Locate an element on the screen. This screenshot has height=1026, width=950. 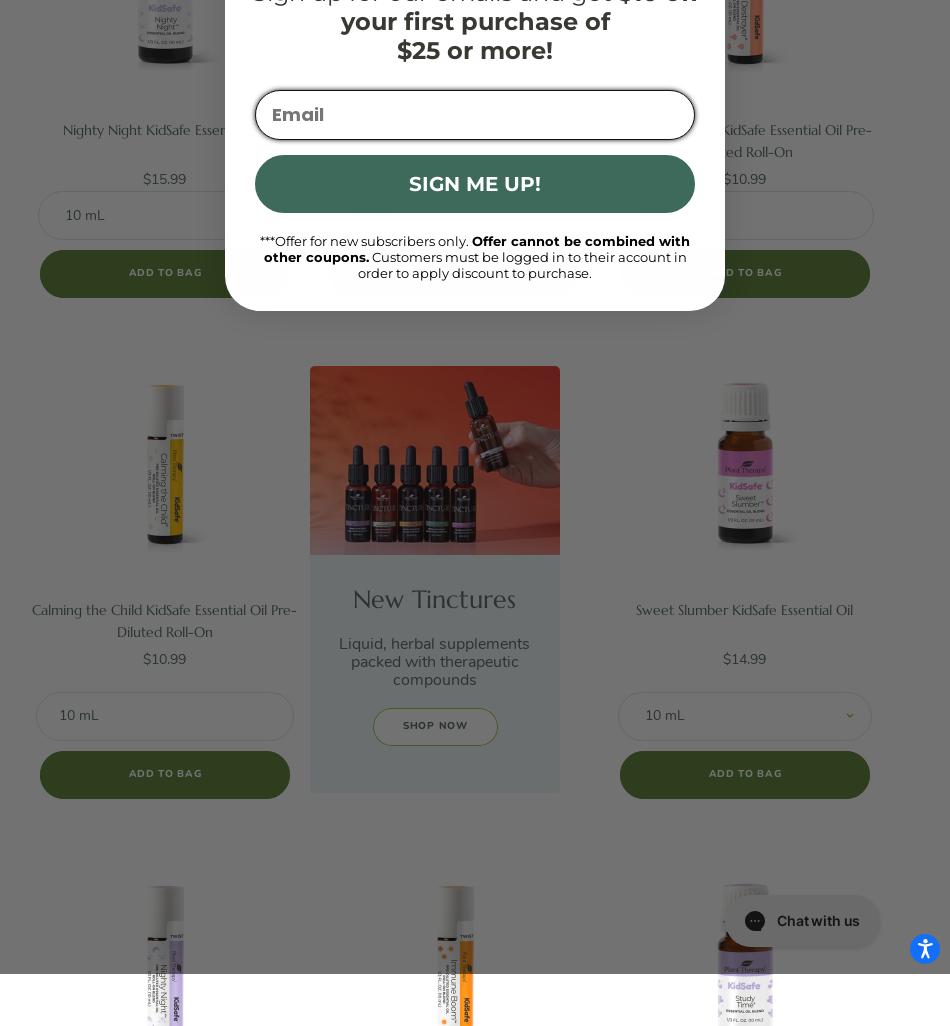
'Woody' is located at coordinates (86, 158).